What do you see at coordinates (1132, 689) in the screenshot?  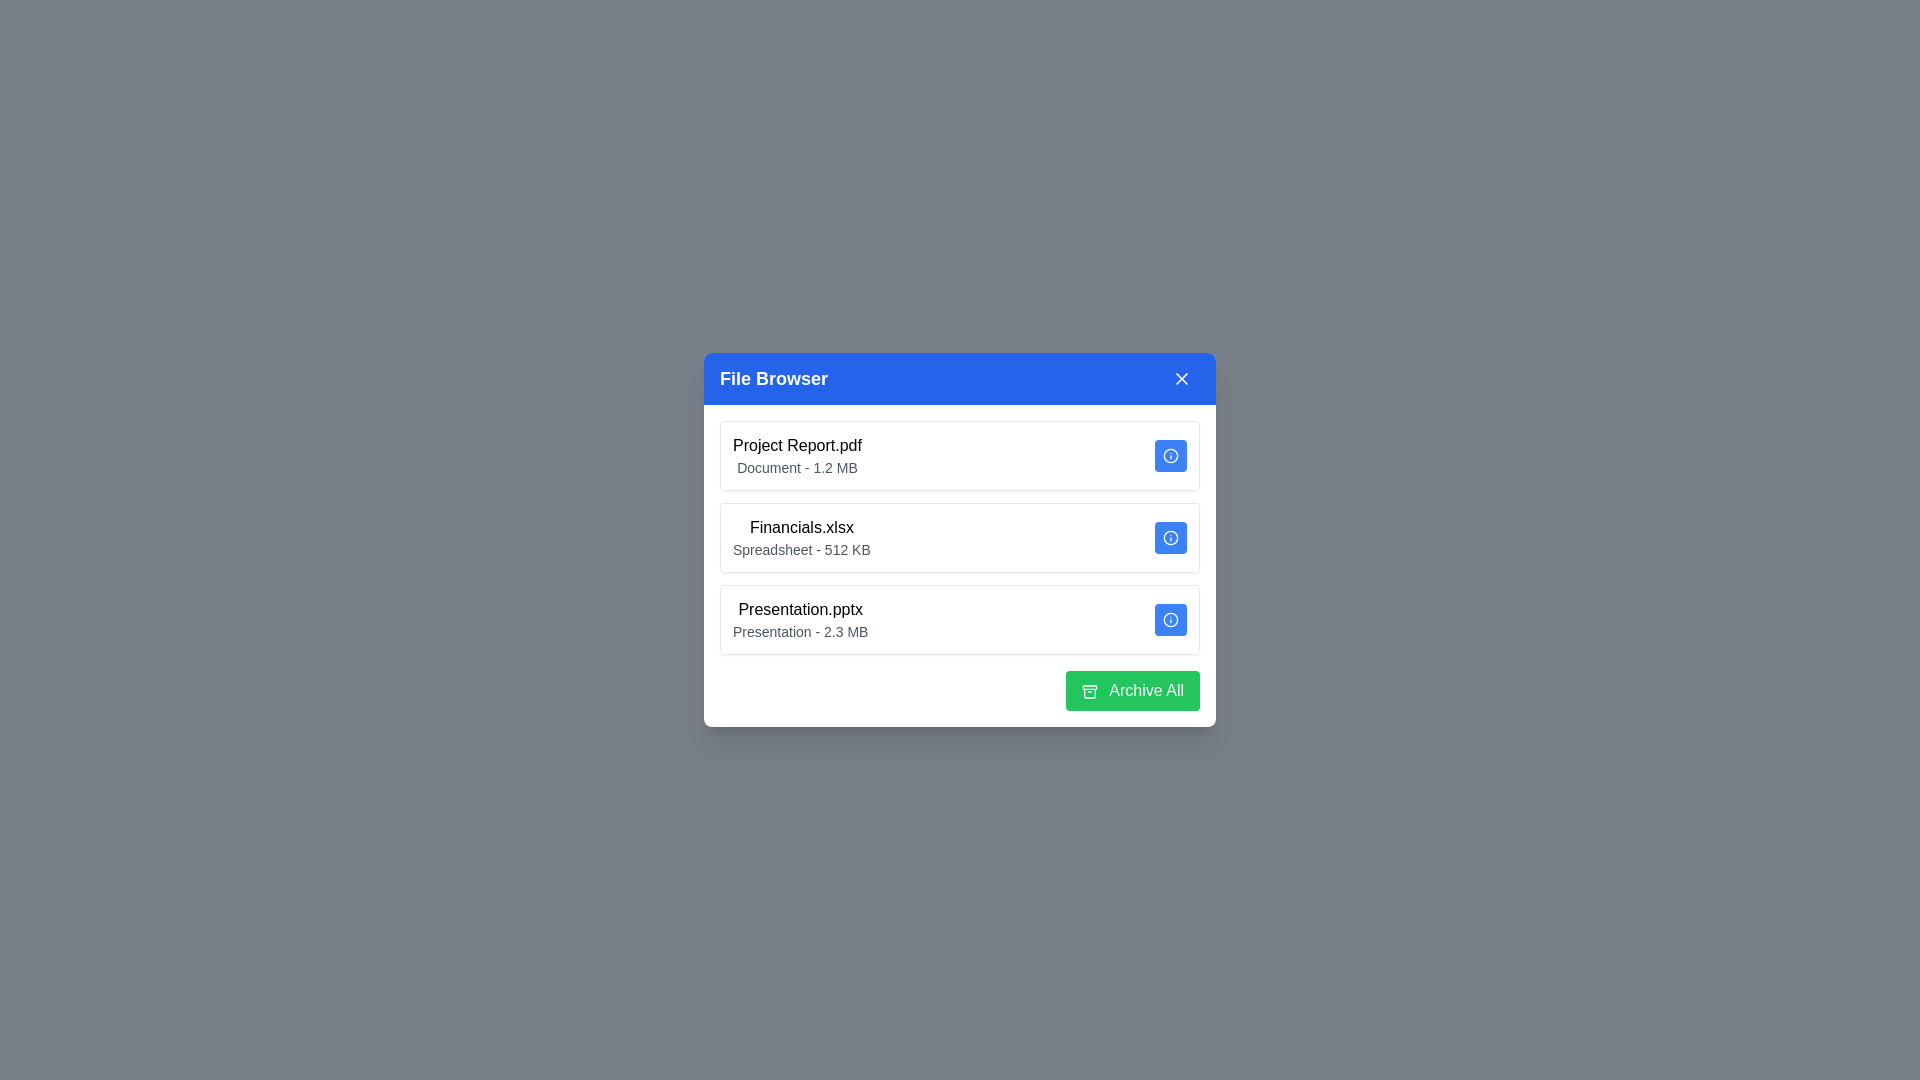 I see `'Archive All' button to archive all listed files` at bounding box center [1132, 689].